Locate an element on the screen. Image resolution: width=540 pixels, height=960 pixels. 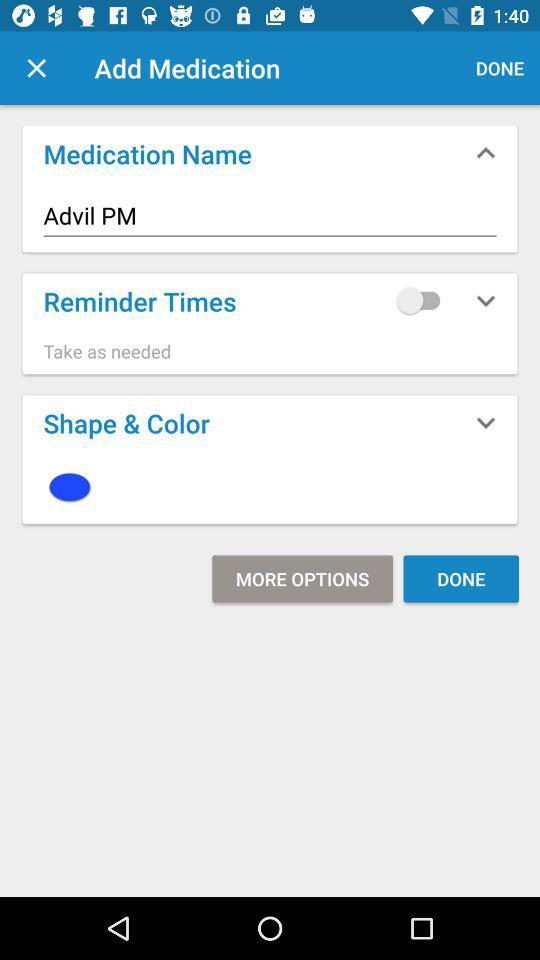
take as needed item is located at coordinates (270, 351).